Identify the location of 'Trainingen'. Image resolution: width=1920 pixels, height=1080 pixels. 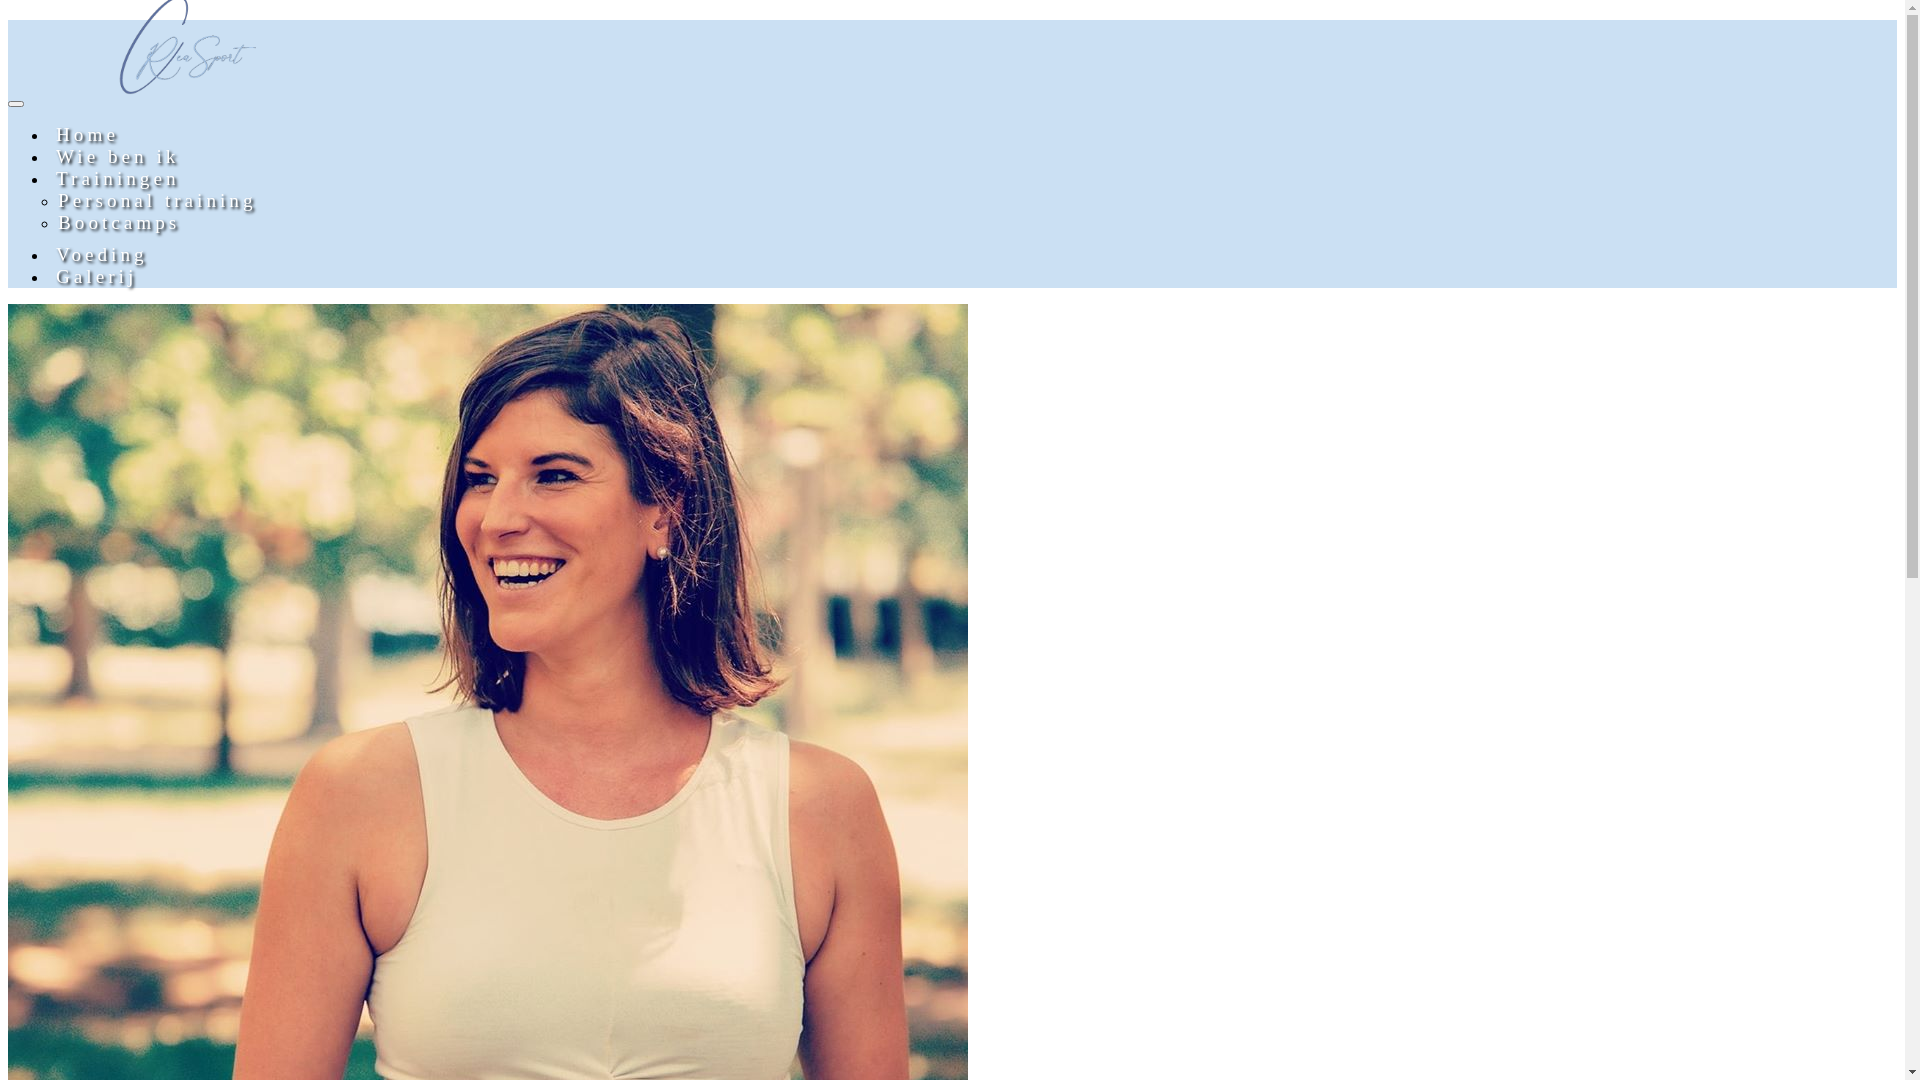
(117, 177).